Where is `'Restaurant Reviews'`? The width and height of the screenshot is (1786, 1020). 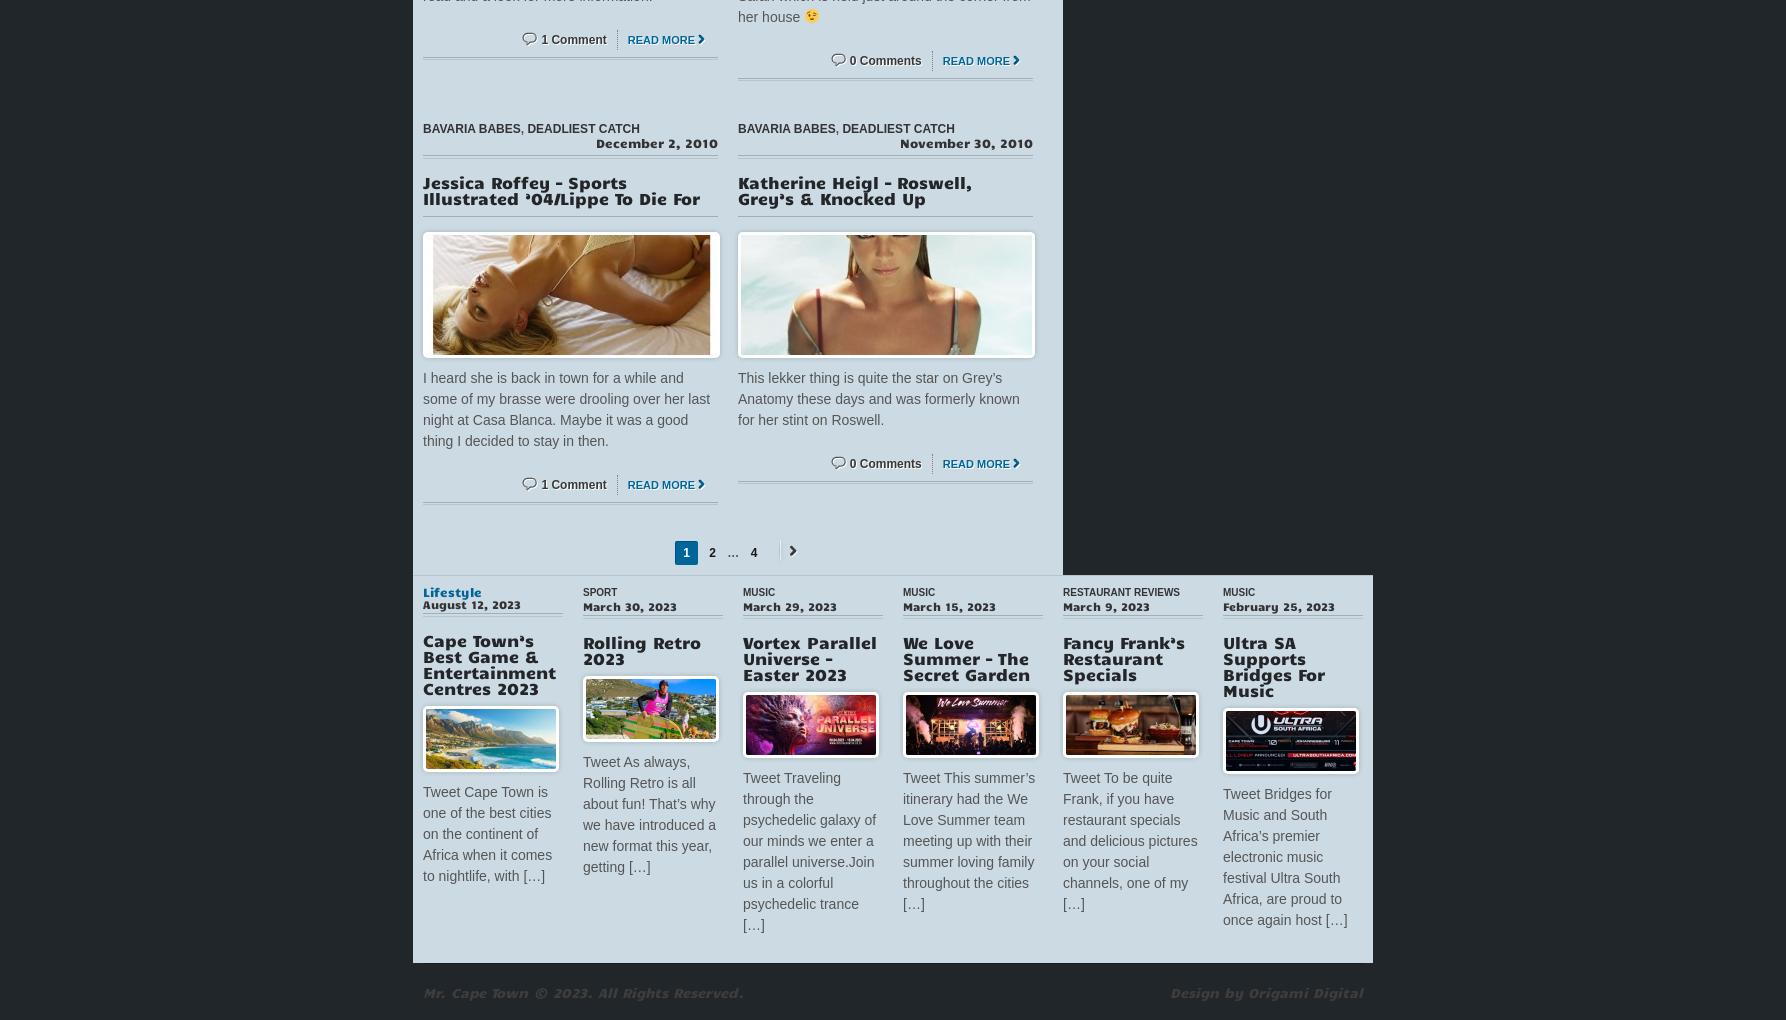
'Restaurant Reviews' is located at coordinates (1120, 591).